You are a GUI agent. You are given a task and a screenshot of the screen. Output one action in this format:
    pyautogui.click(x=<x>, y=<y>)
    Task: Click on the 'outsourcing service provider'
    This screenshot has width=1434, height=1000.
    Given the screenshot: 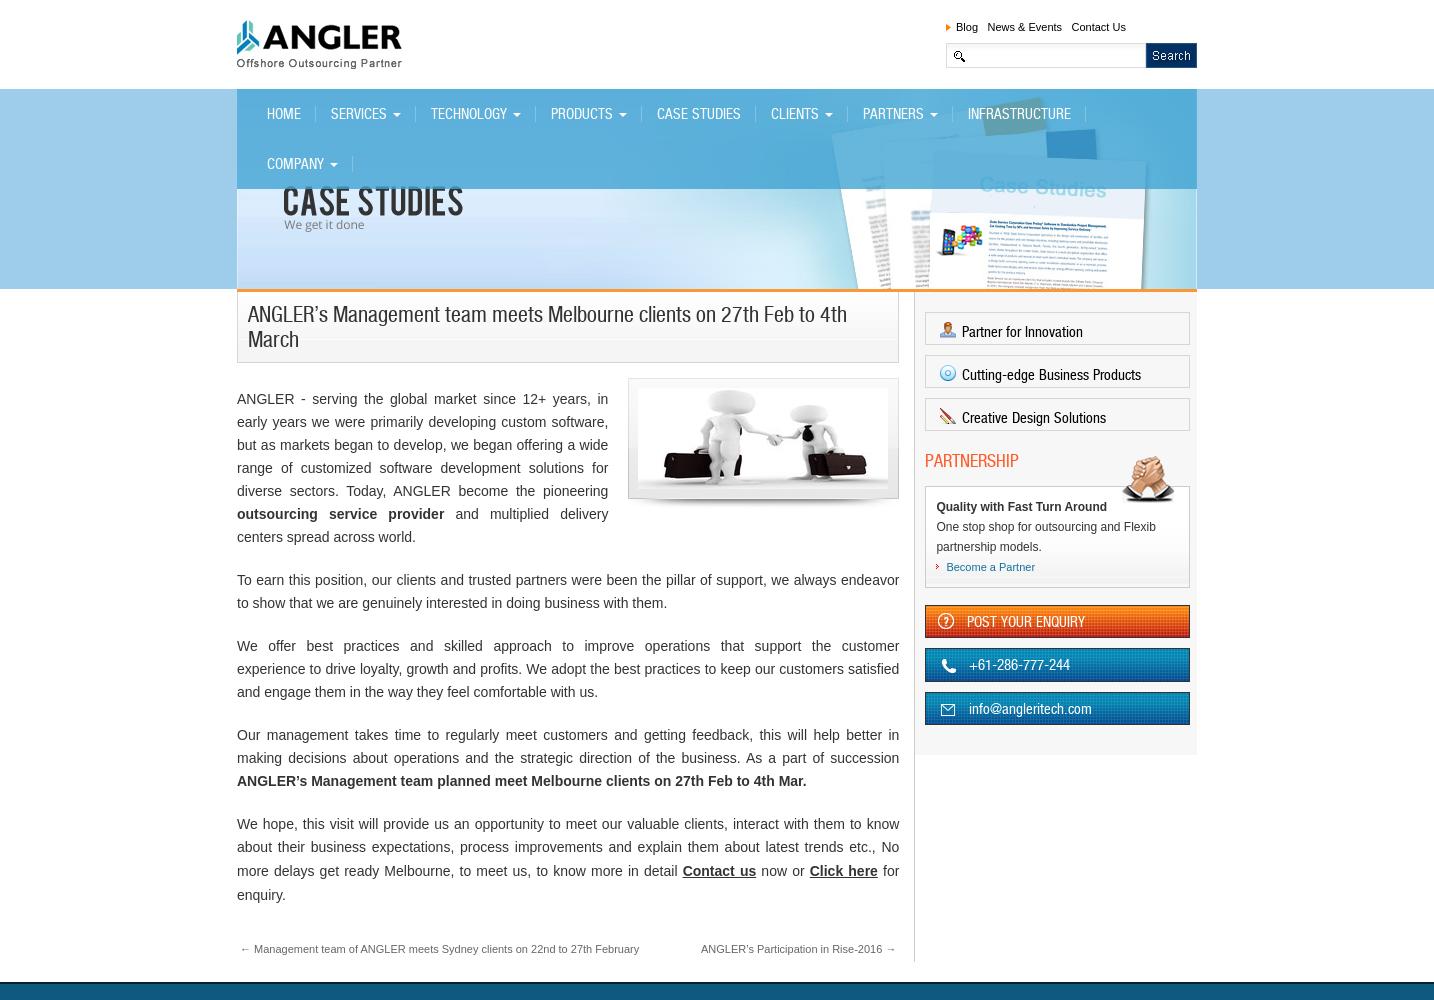 What is the action you would take?
    pyautogui.click(x=339, y=514)
    